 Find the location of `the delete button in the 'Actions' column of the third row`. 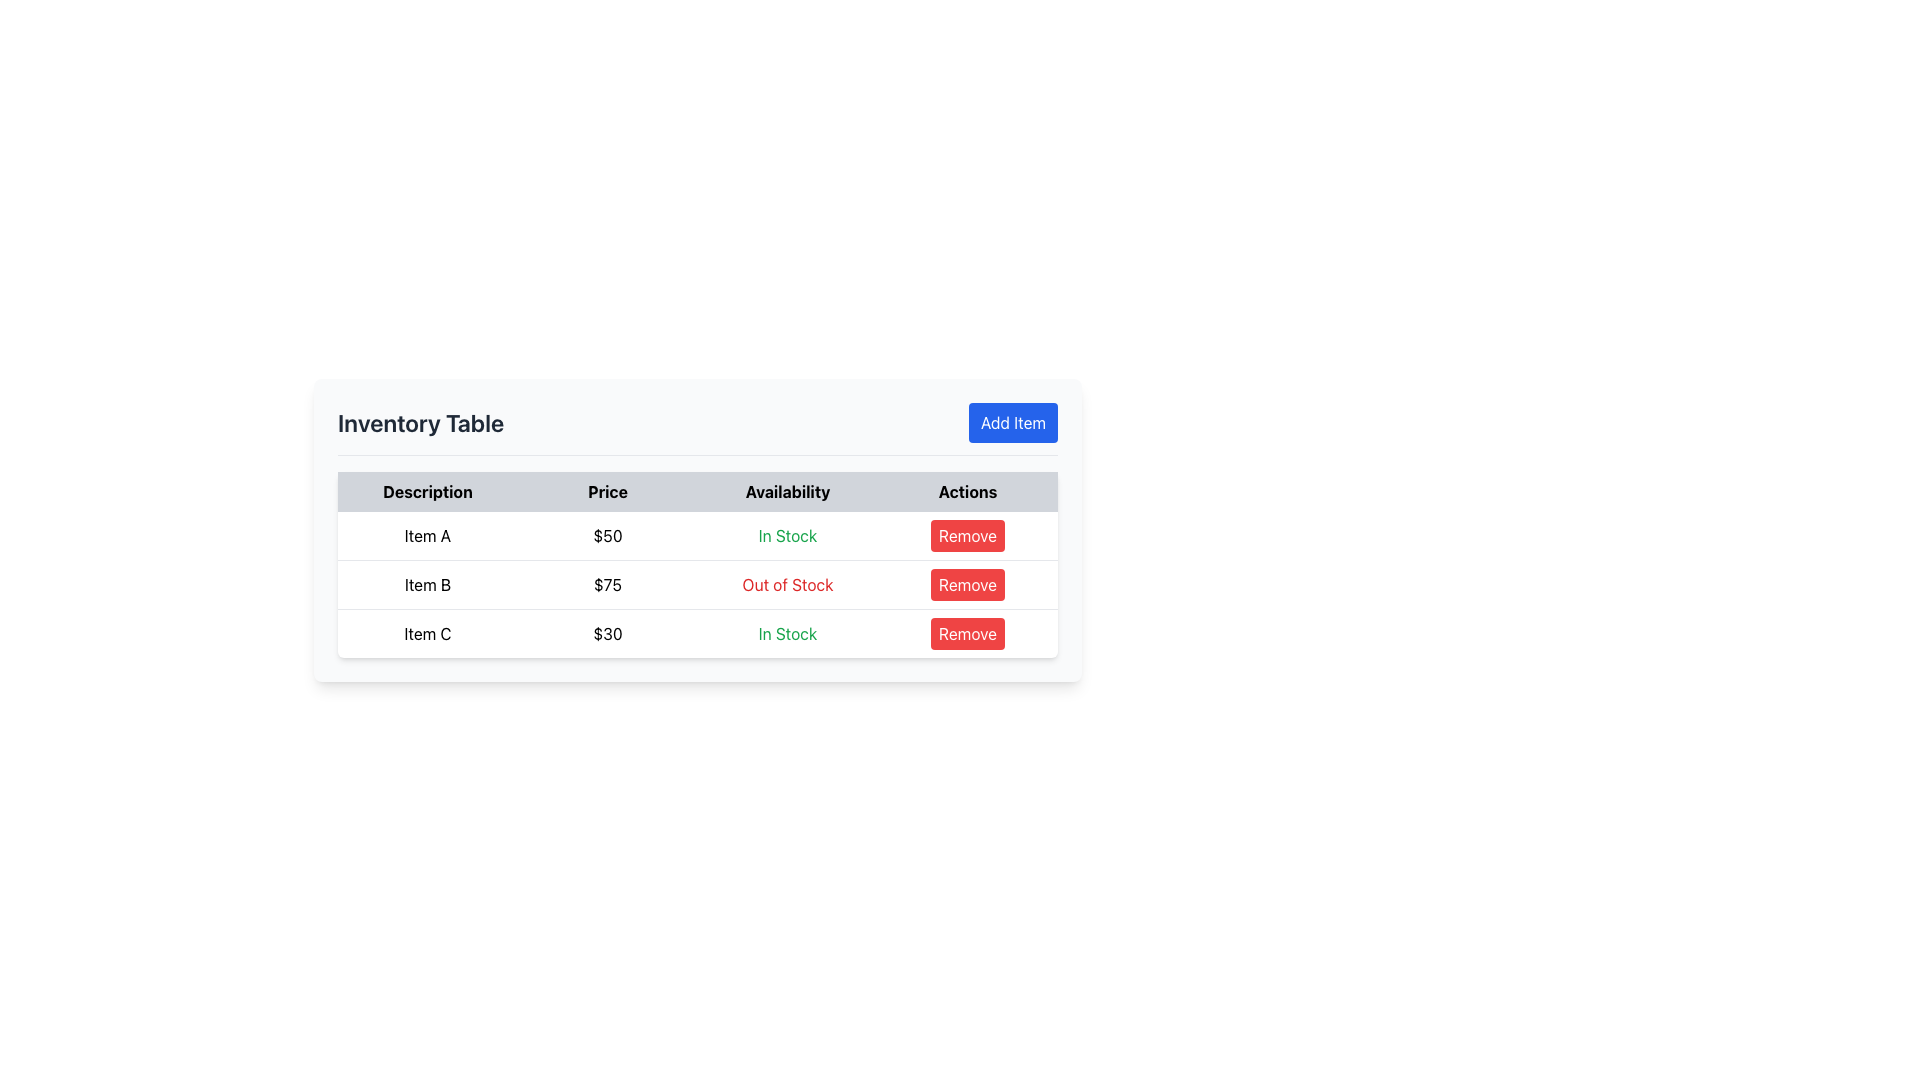

the delete button in the 'Actions' column of the third row is located at coordinates (968, 535).